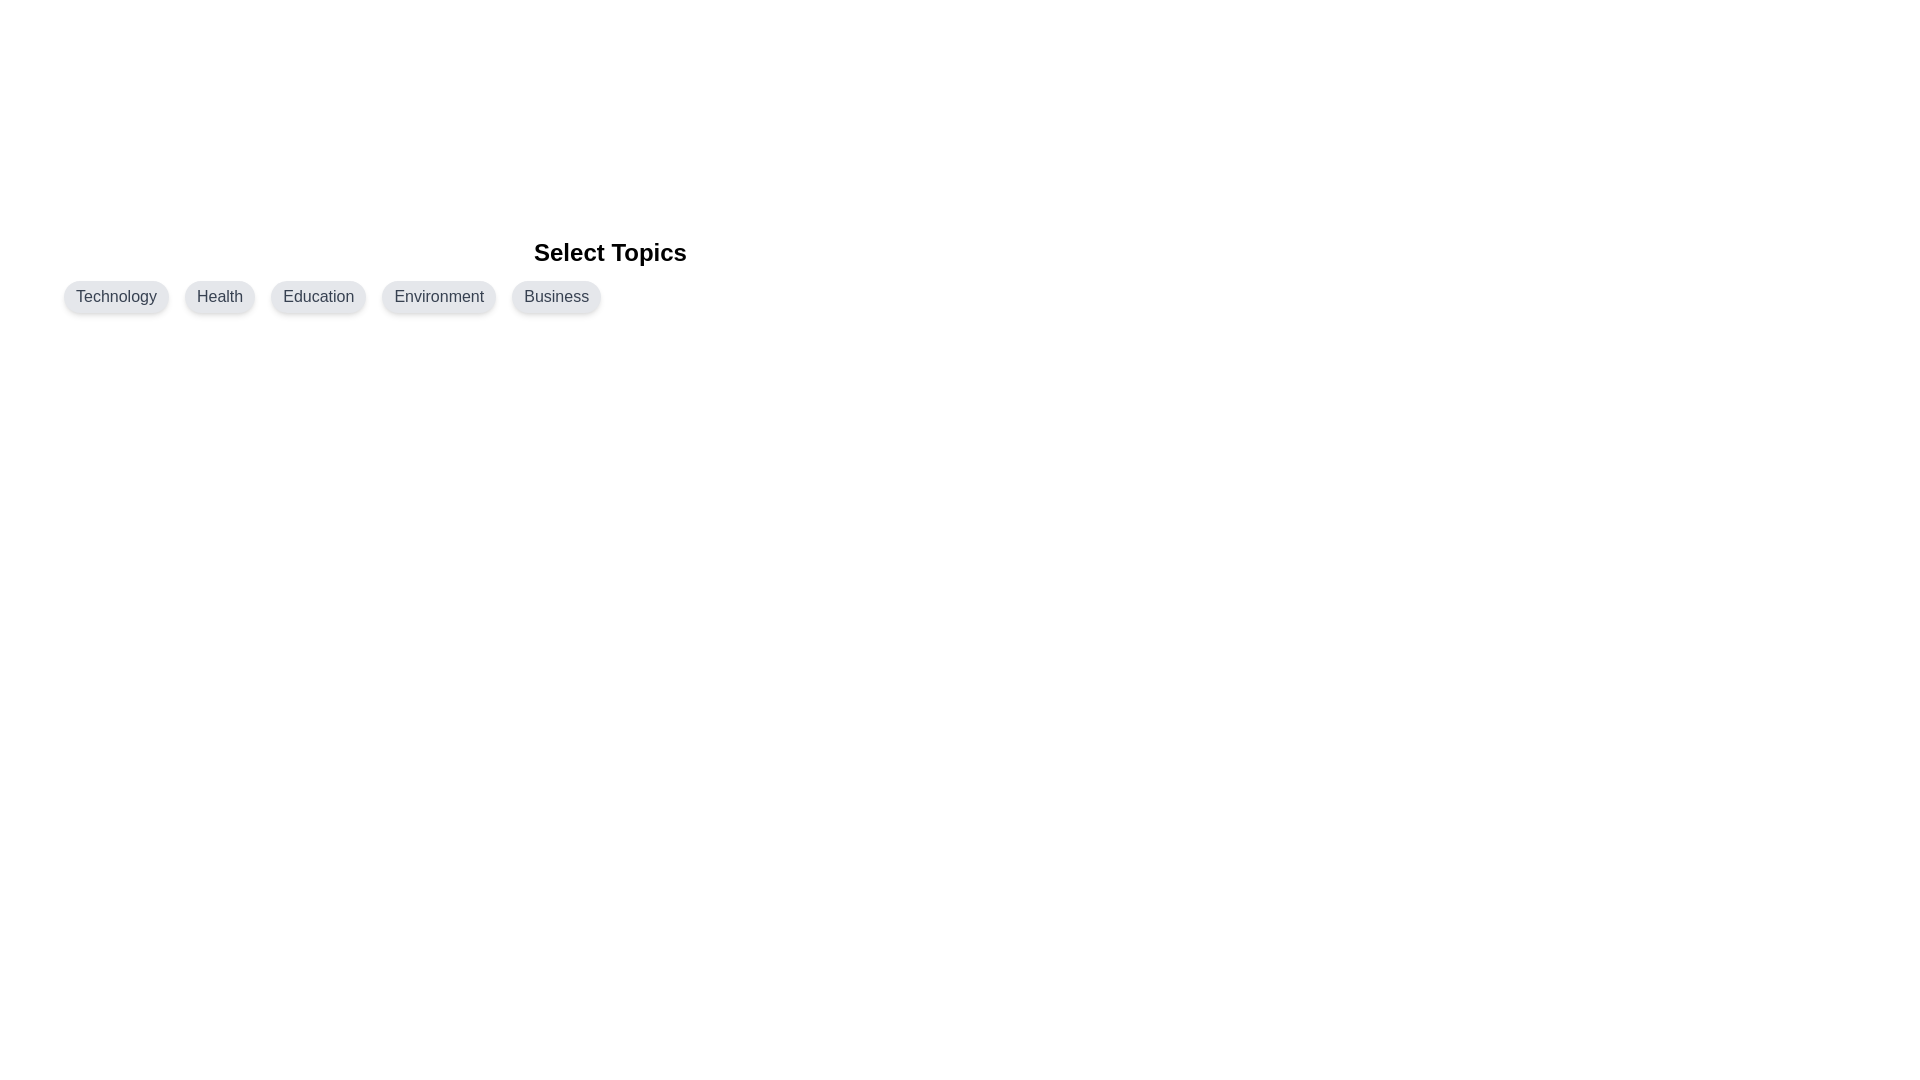  What do you see at coordinates (114, 297) in the screenshot?
I see `the topic chip labeled Technology by clicking on it` at bounding box center [114, 297].